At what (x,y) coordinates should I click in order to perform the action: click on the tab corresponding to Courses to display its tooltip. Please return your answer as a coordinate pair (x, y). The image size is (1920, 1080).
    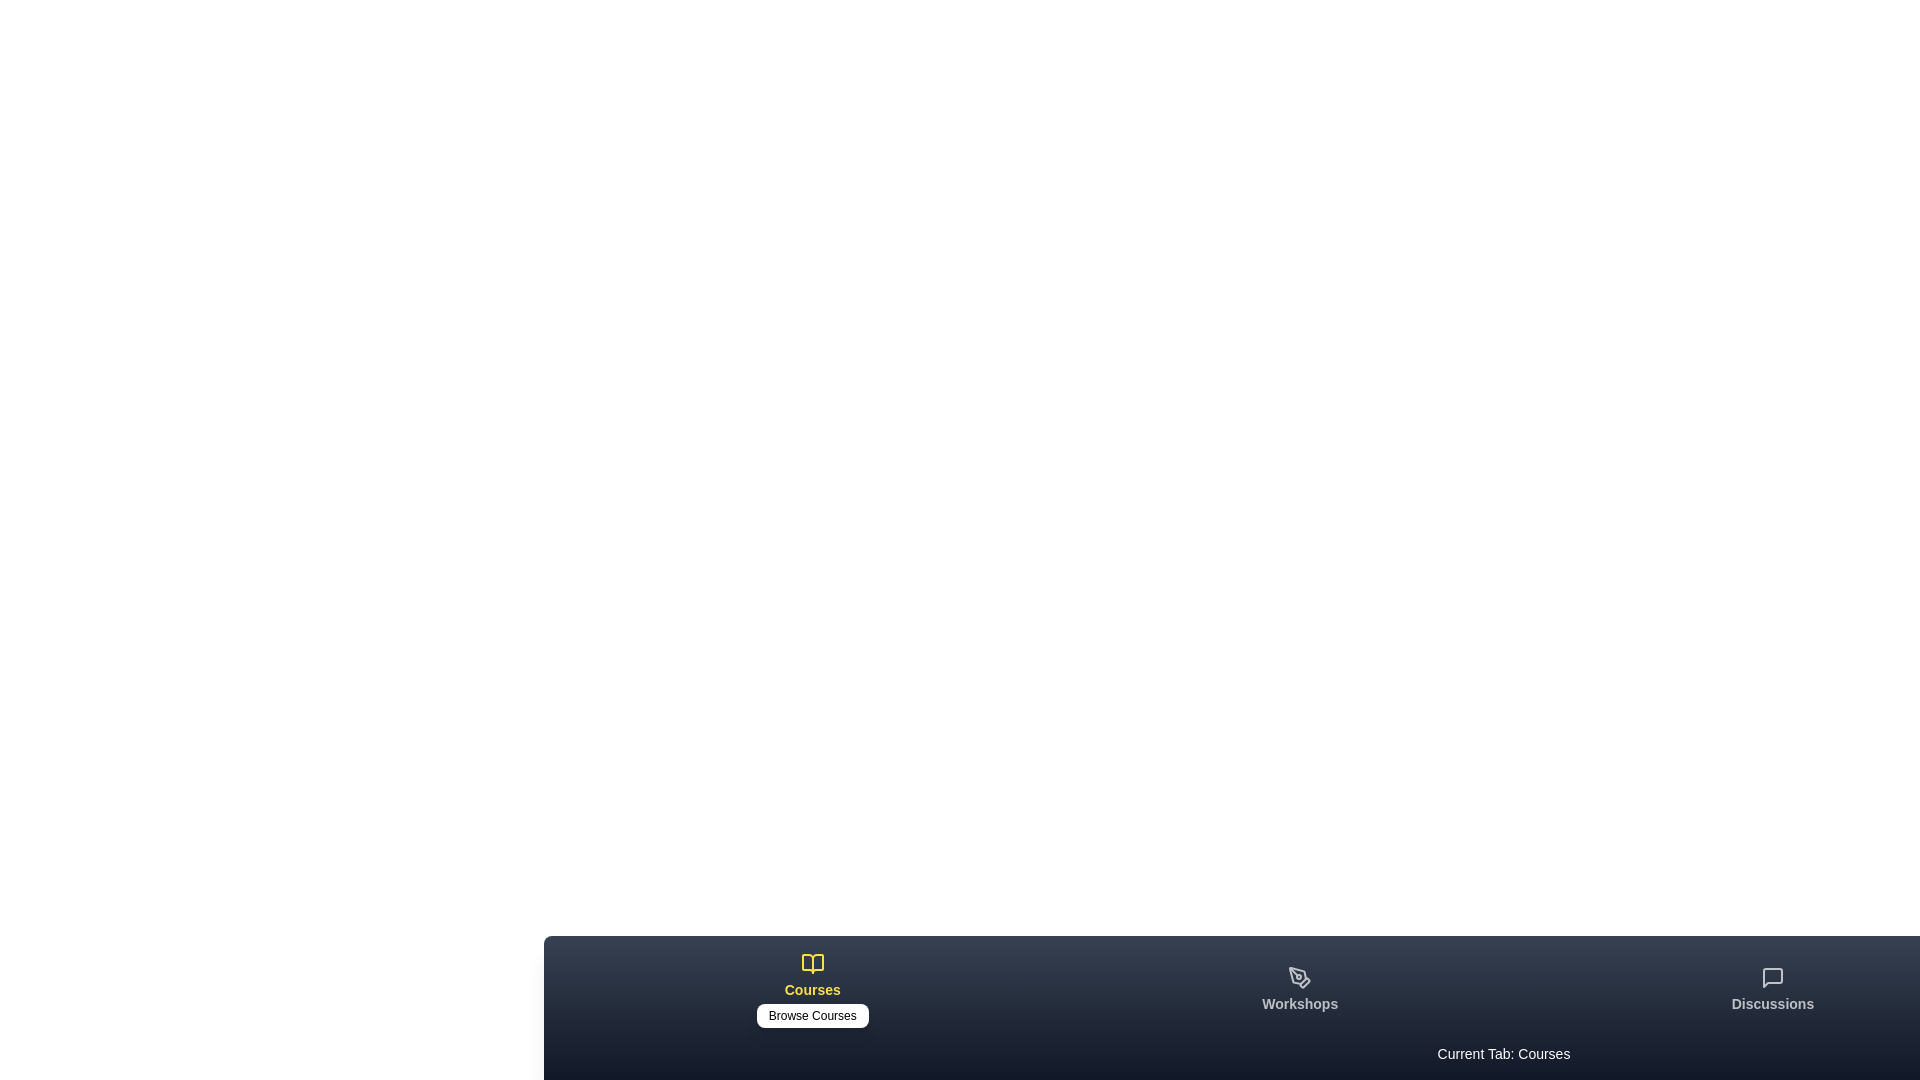
    Looking at the image, I should click on (812, 990).